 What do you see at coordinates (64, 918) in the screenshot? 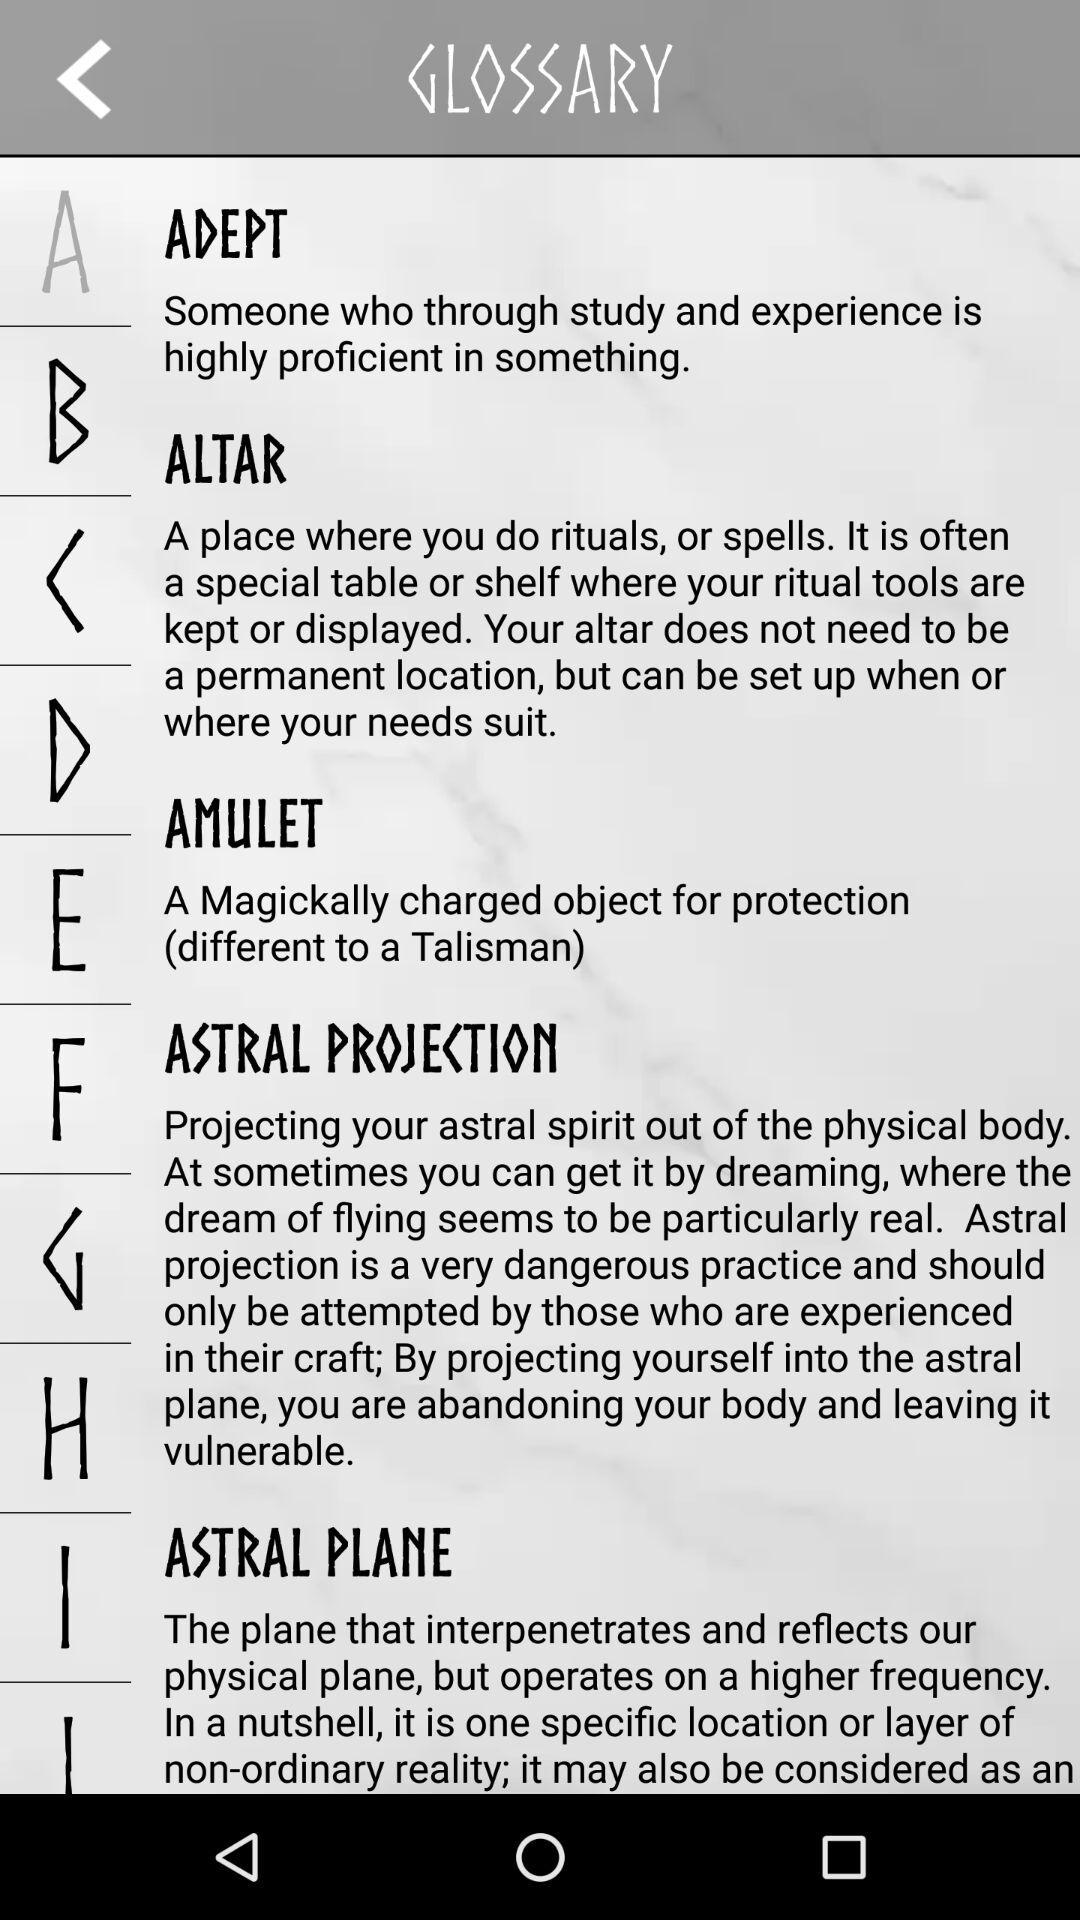
I see `icon to the left of amulet item` at bounding box center [64, 918].